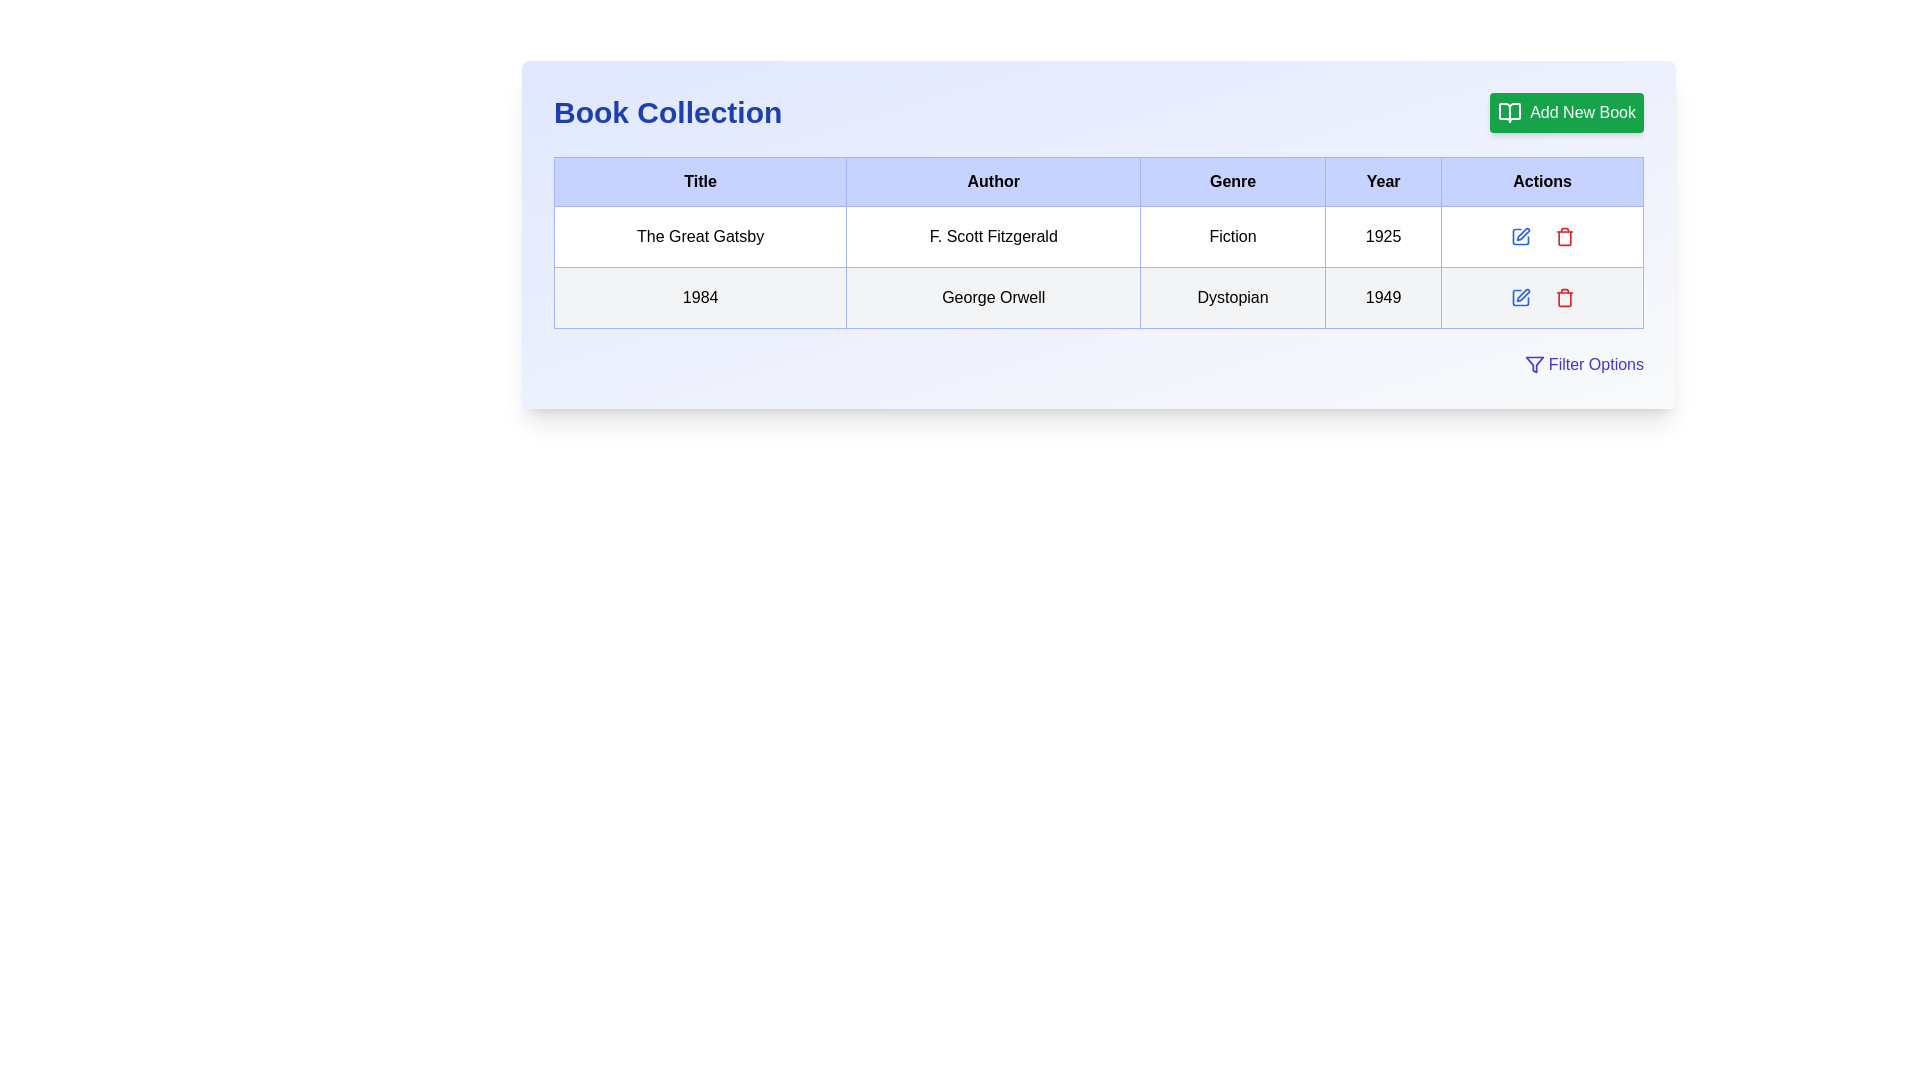 This screenshot has height=1080, width=1920. Describe the element at coordinates (668, 112) in the screenshot. I see `the text label displaying 'Book Collection' in bold blue font, located at the top-left corner of the user interface section` at that location.